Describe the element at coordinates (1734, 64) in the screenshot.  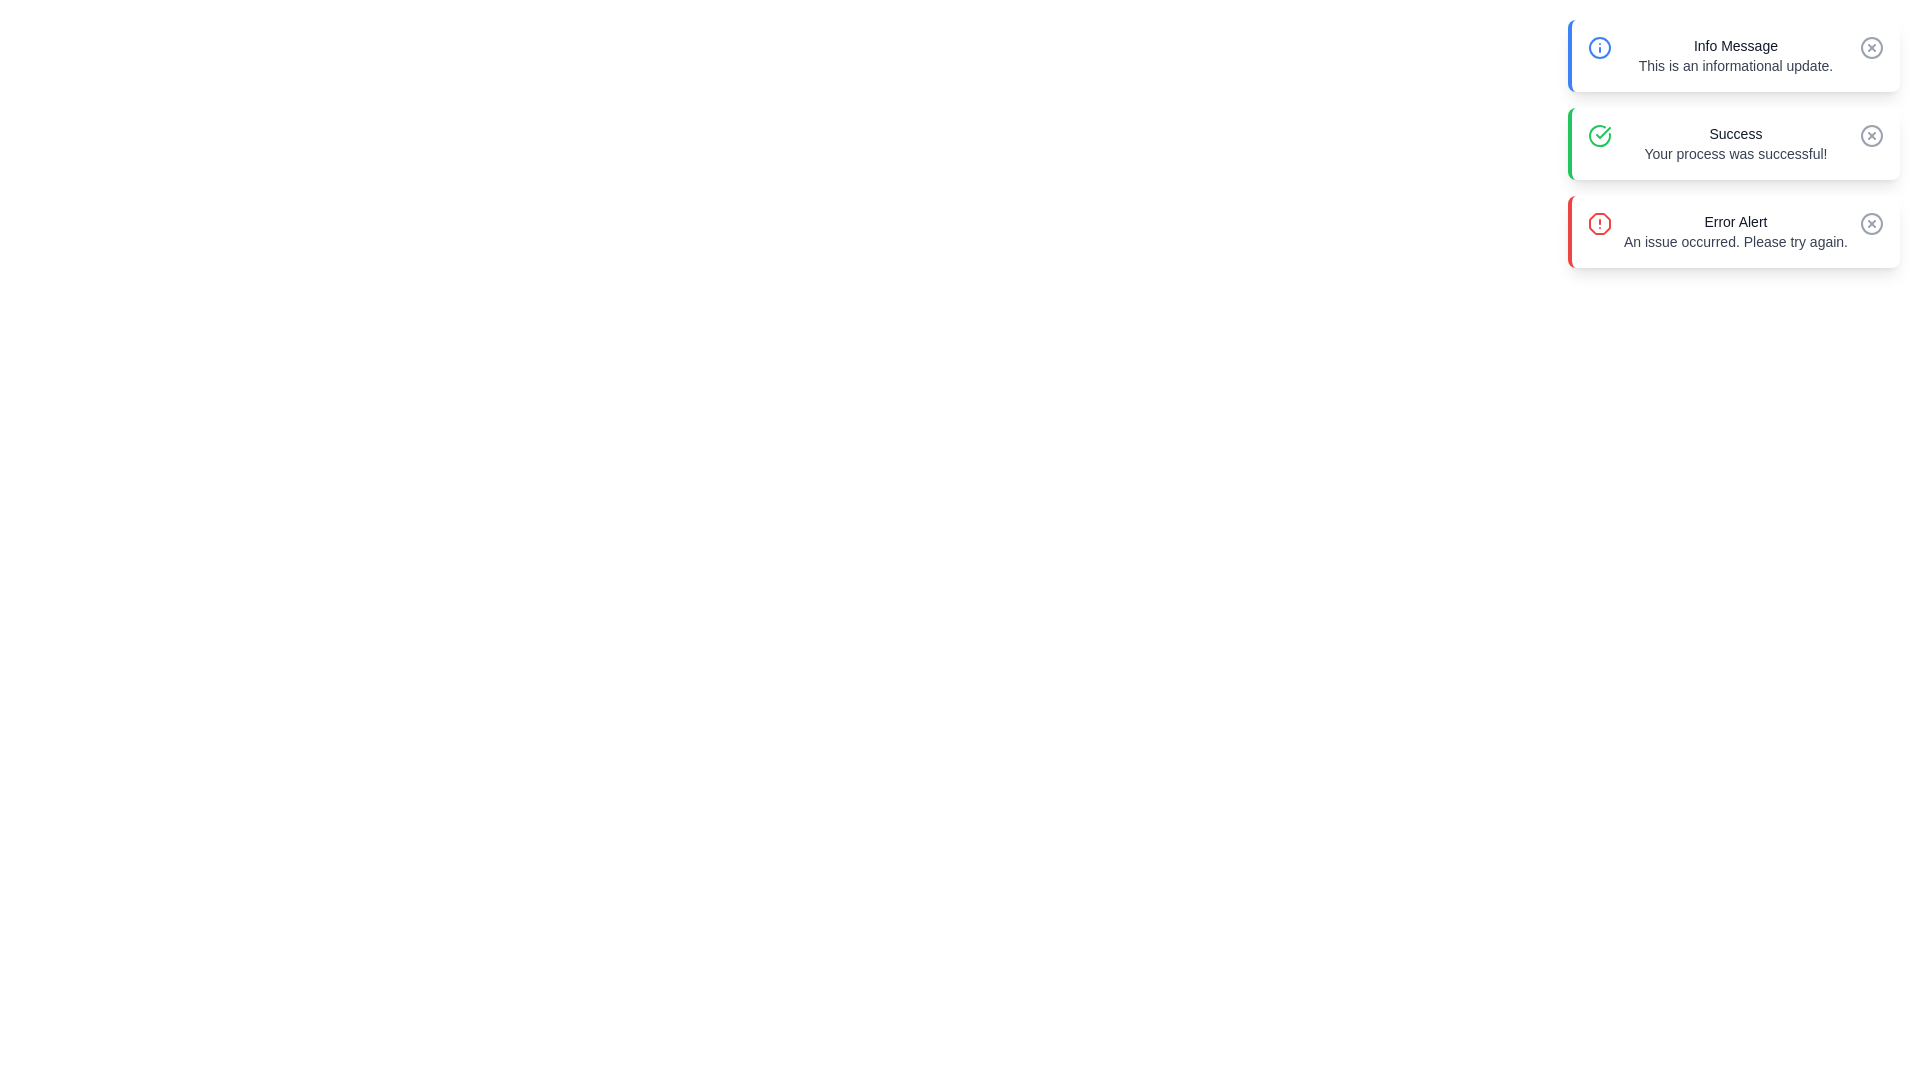
I see `the Text Label that provides additional information about the notification titled 'Info Message', located beneath it in the notification group` at that location.